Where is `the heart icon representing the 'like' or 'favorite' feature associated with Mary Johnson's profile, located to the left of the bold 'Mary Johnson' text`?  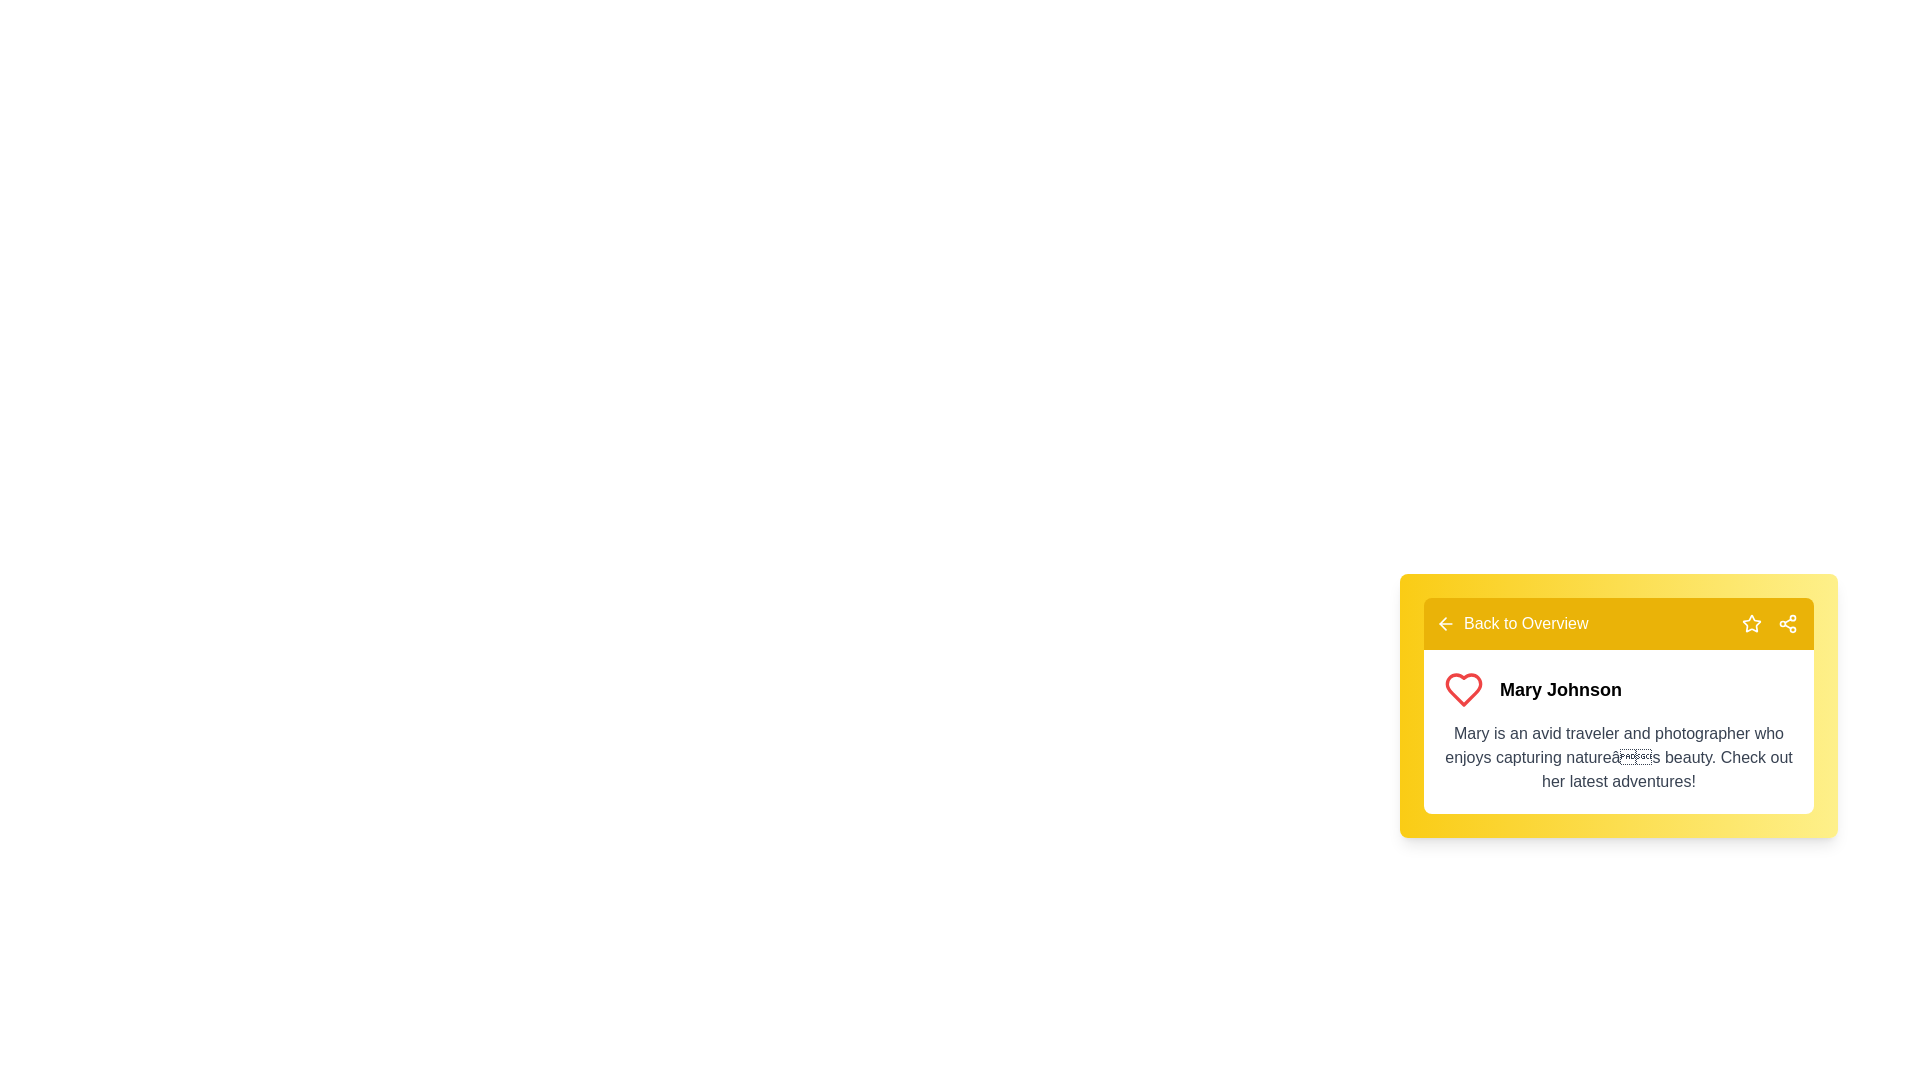 the heart icon representing the 'like' or 'favorite' feature associated with Mary Johnson's profile, located to the left of the bold 'Mary Johnson' text is located at coordinates (1464, 689).